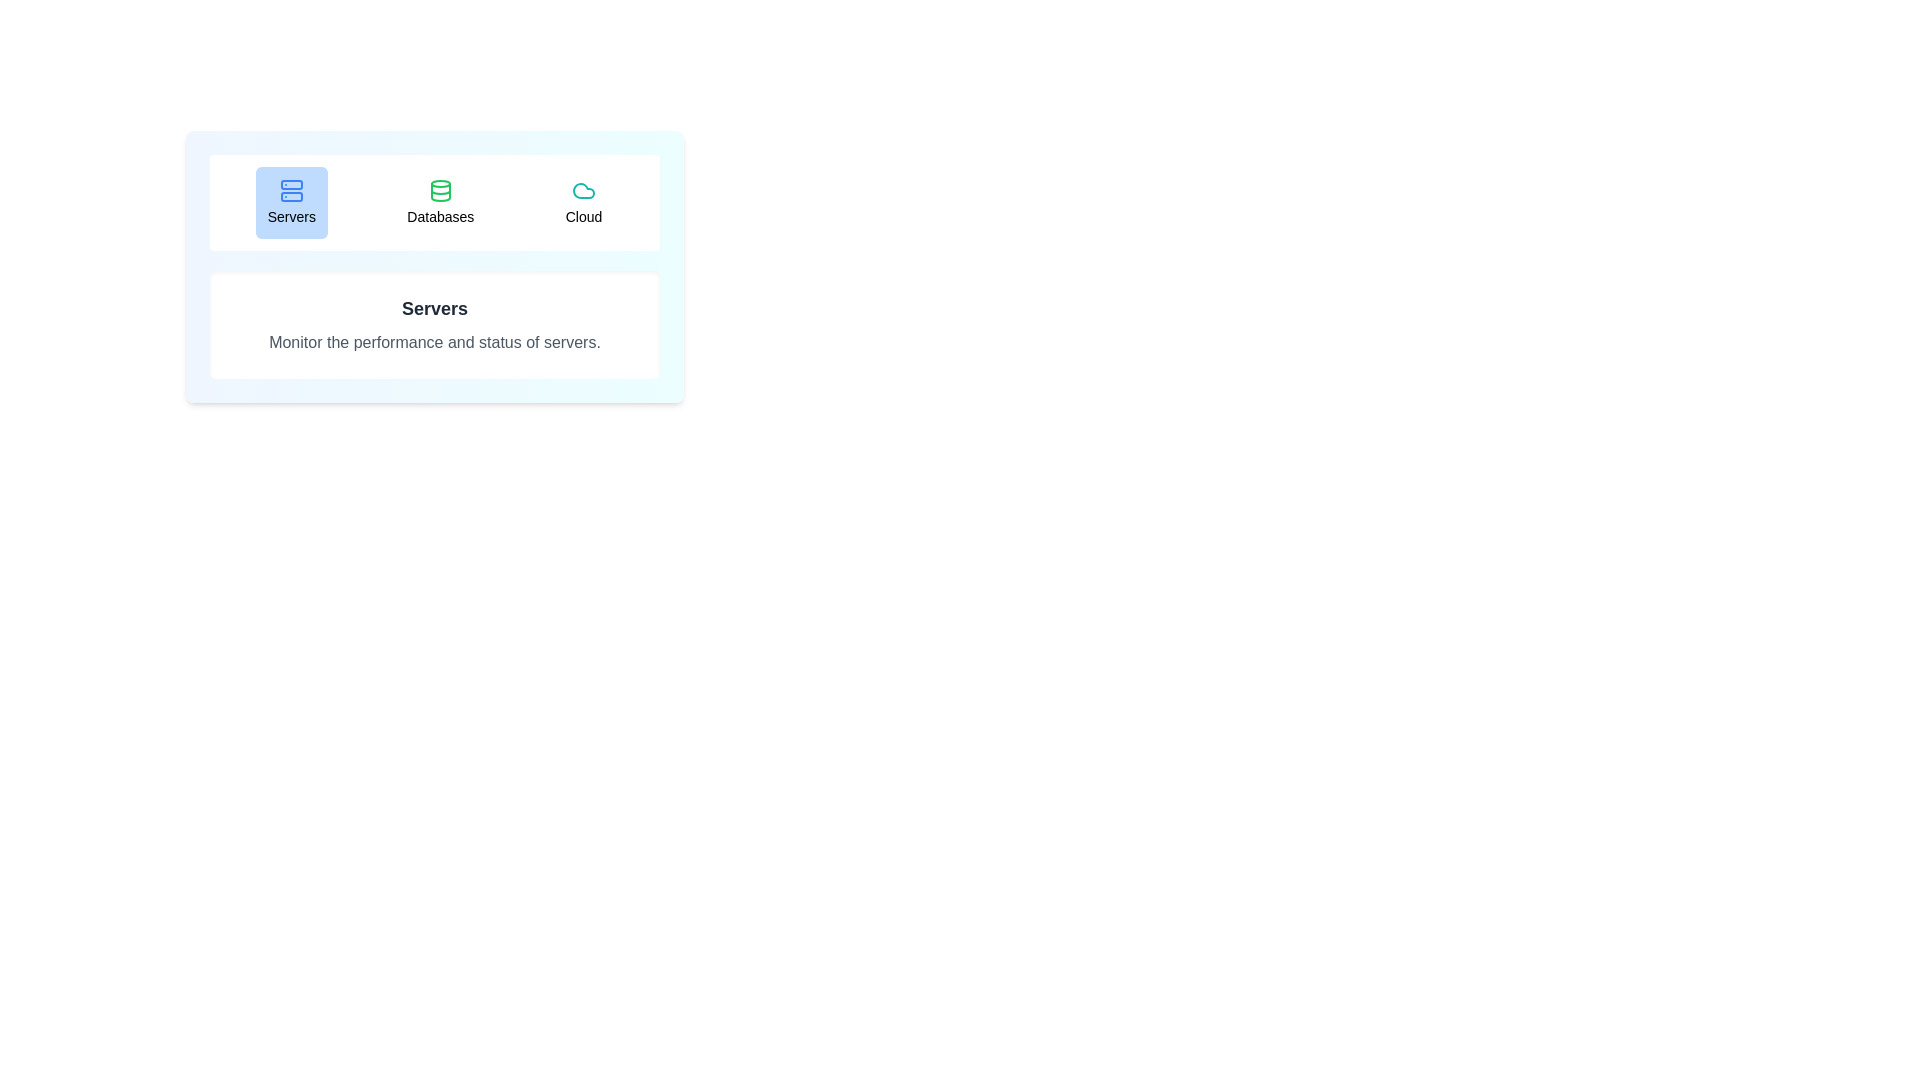 The image size is (1920, 1080). What do you see at coordinates (583, 203) in the screenshot?
I see `the Cloud tab to view its content` at bounding box center [583, 203].